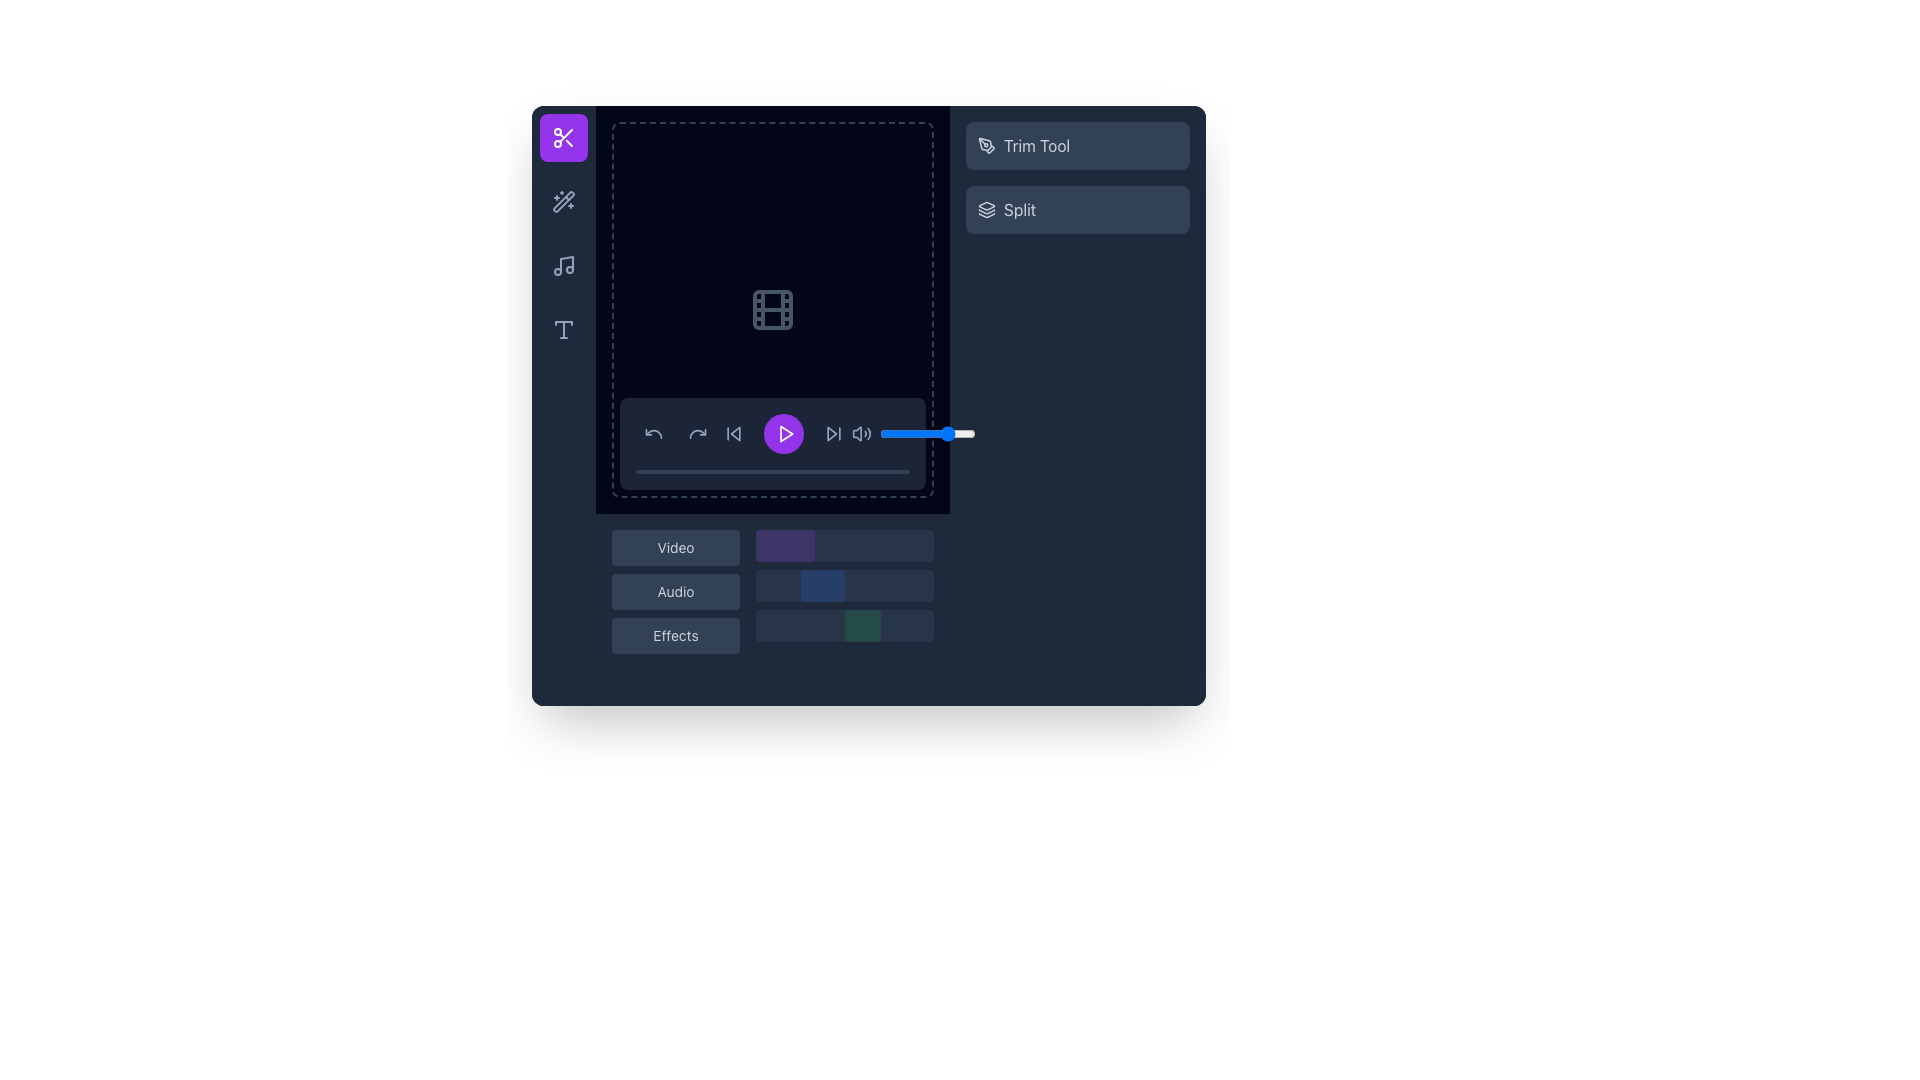 This screenshot has height=1080, width=1920. What do you see at coordinates (957, 433) in the screenshot?
I see `the slider value` at bounding box center [957, 433].